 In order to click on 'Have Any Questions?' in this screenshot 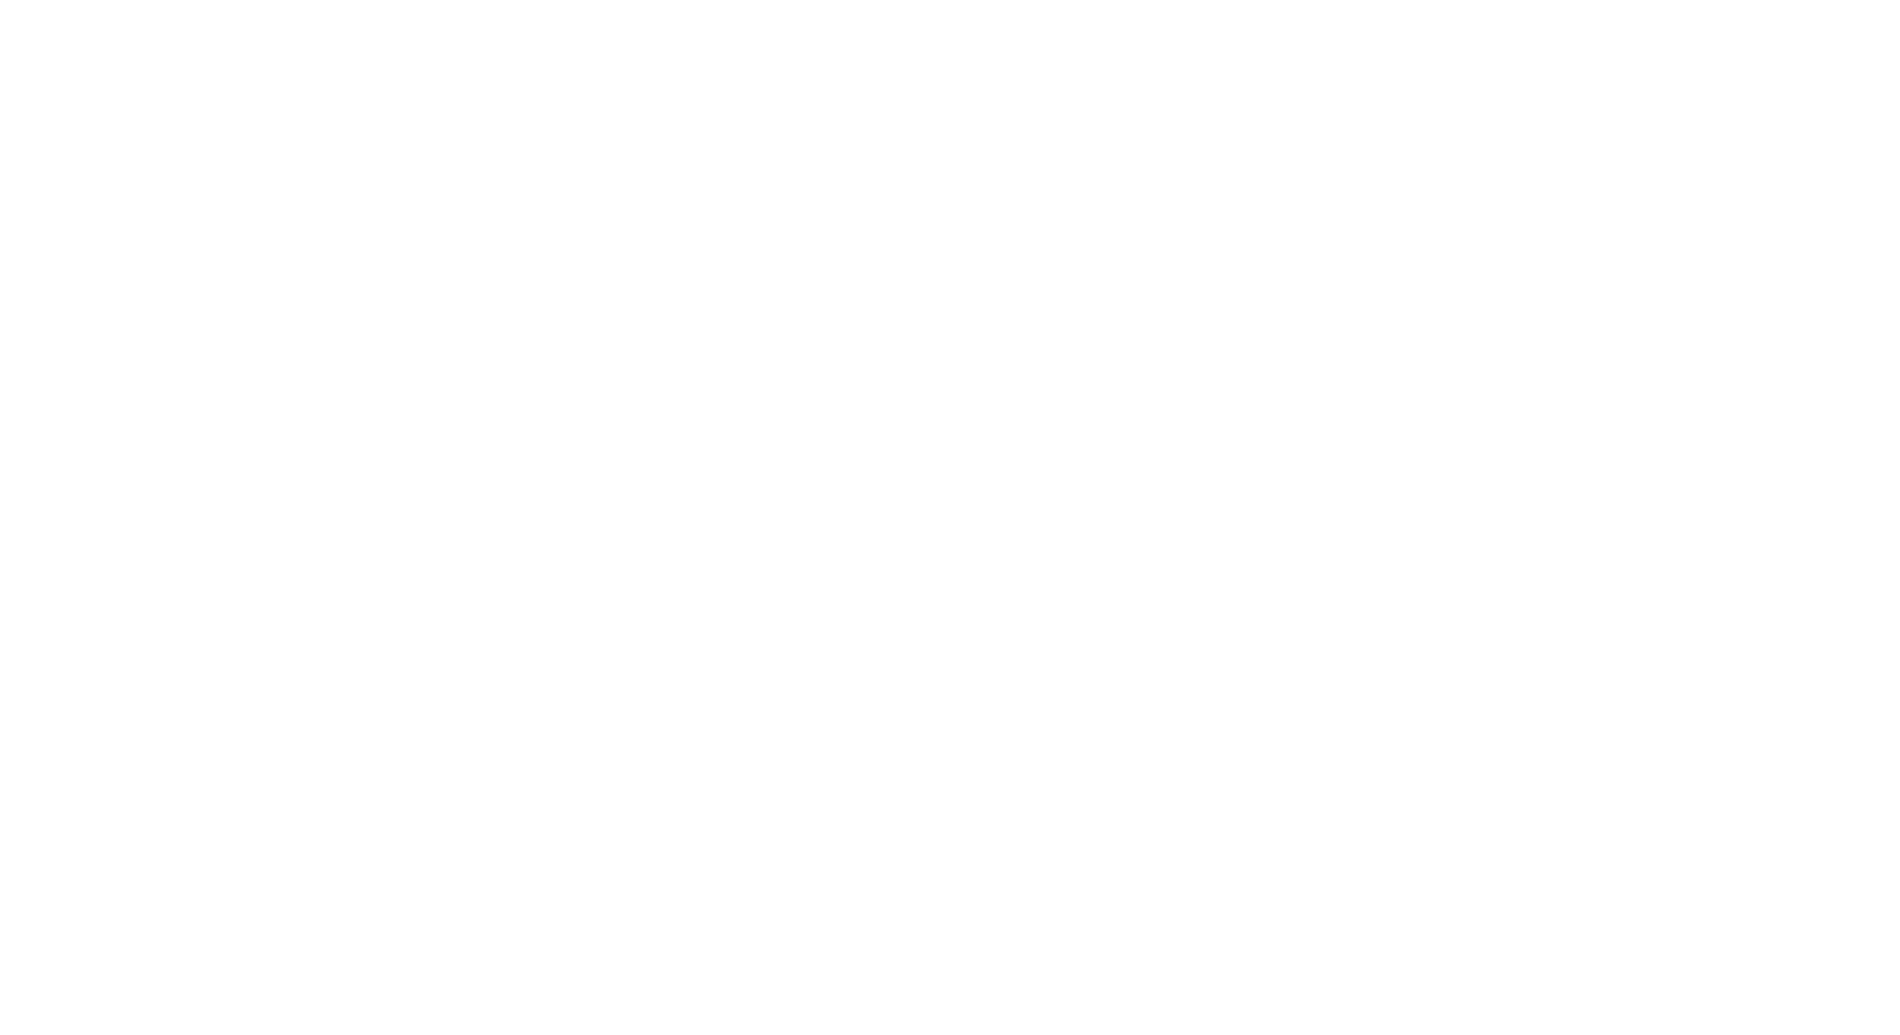, I will do `click(894, 520)`.